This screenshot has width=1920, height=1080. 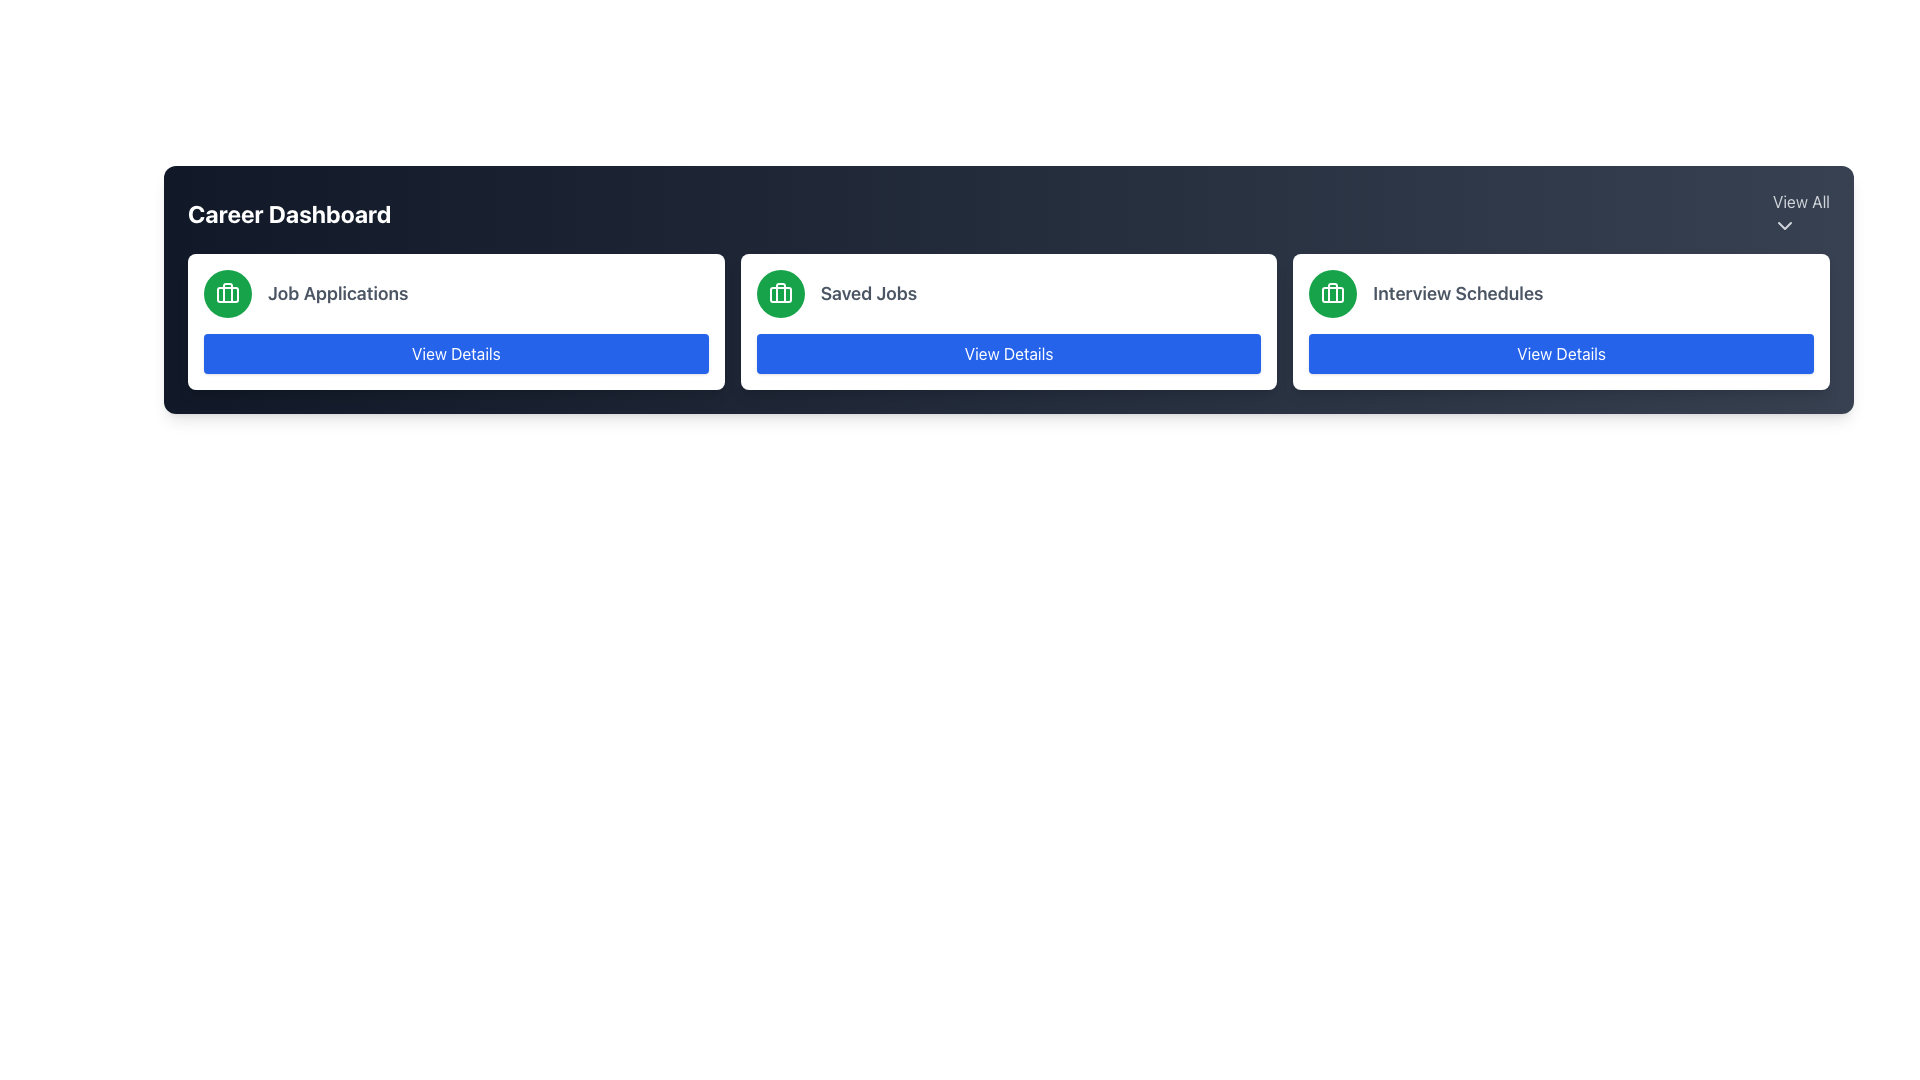 I want to click on the 'View All' button, which is styled in light gray on a dark blue background and features a downward-pointing chevron icon, so click(x=1801, y=213).